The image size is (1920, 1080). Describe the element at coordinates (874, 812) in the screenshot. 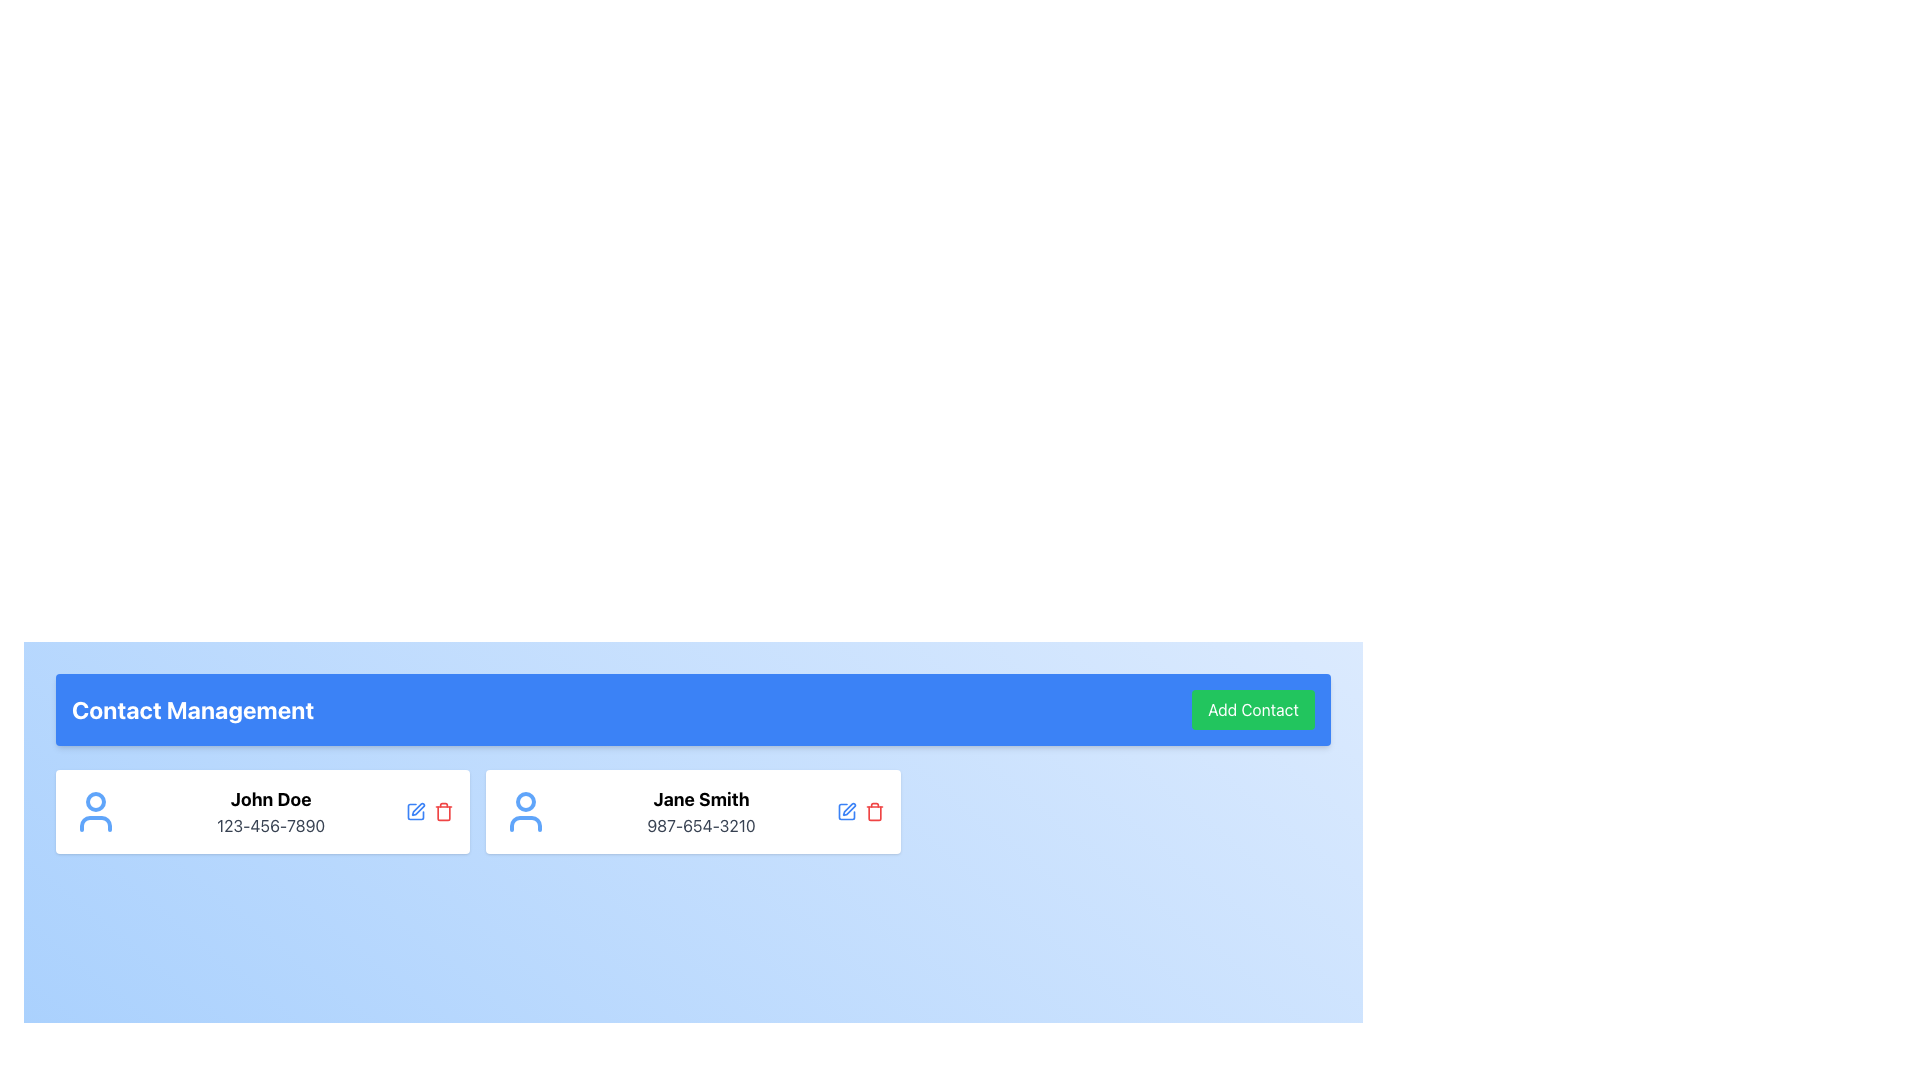

I see `the delete button for the contact 'Jane Smith', which is the third interactive icon following a blue edit icon` at that location.